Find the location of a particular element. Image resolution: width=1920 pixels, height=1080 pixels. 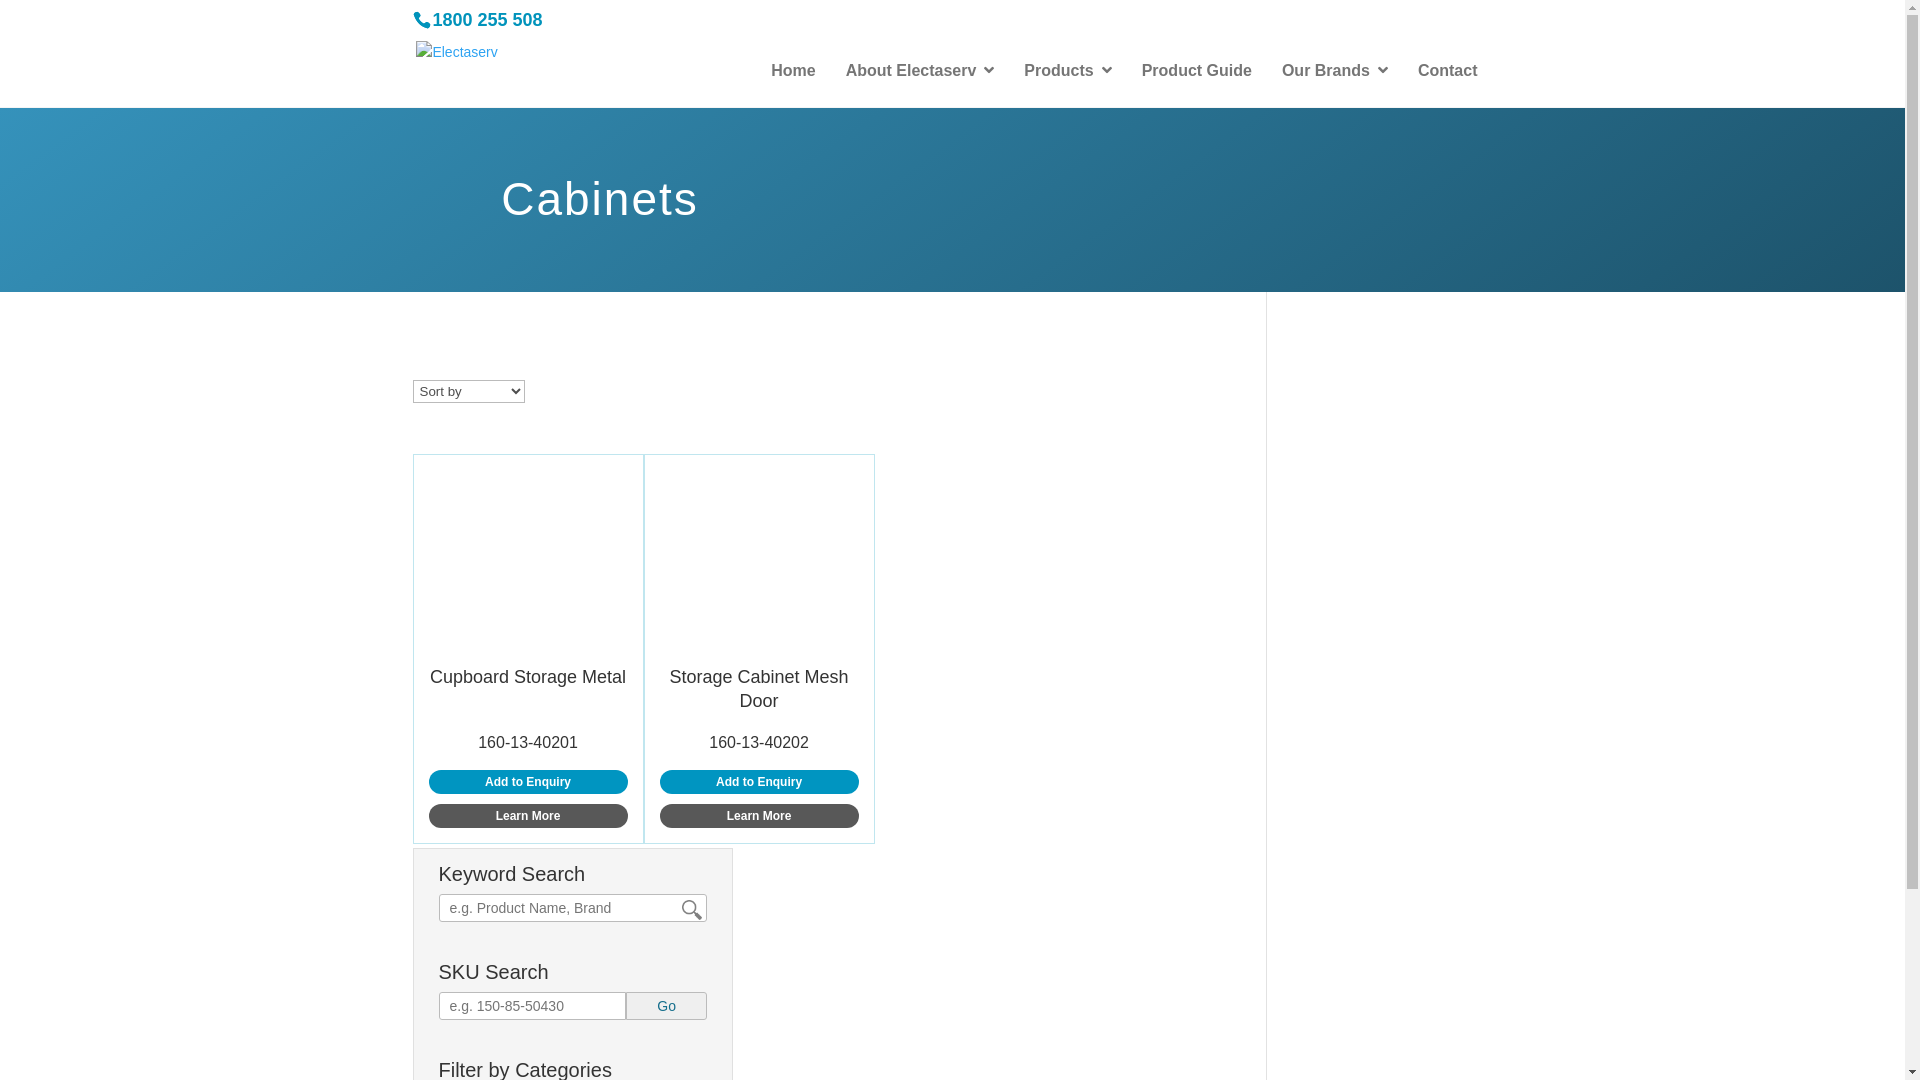

'Add to Enquiry' is located at coordinates (527, 781).